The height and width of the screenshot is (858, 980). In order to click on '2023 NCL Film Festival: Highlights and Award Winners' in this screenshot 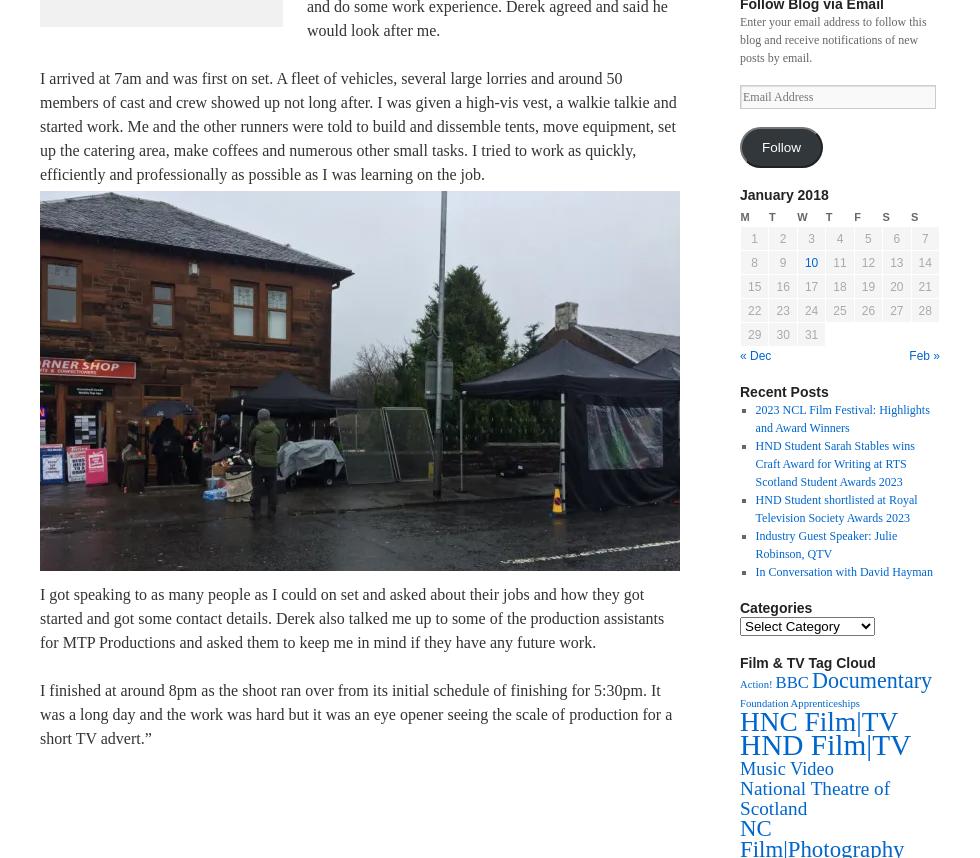, I will do `click(842, 417)`.